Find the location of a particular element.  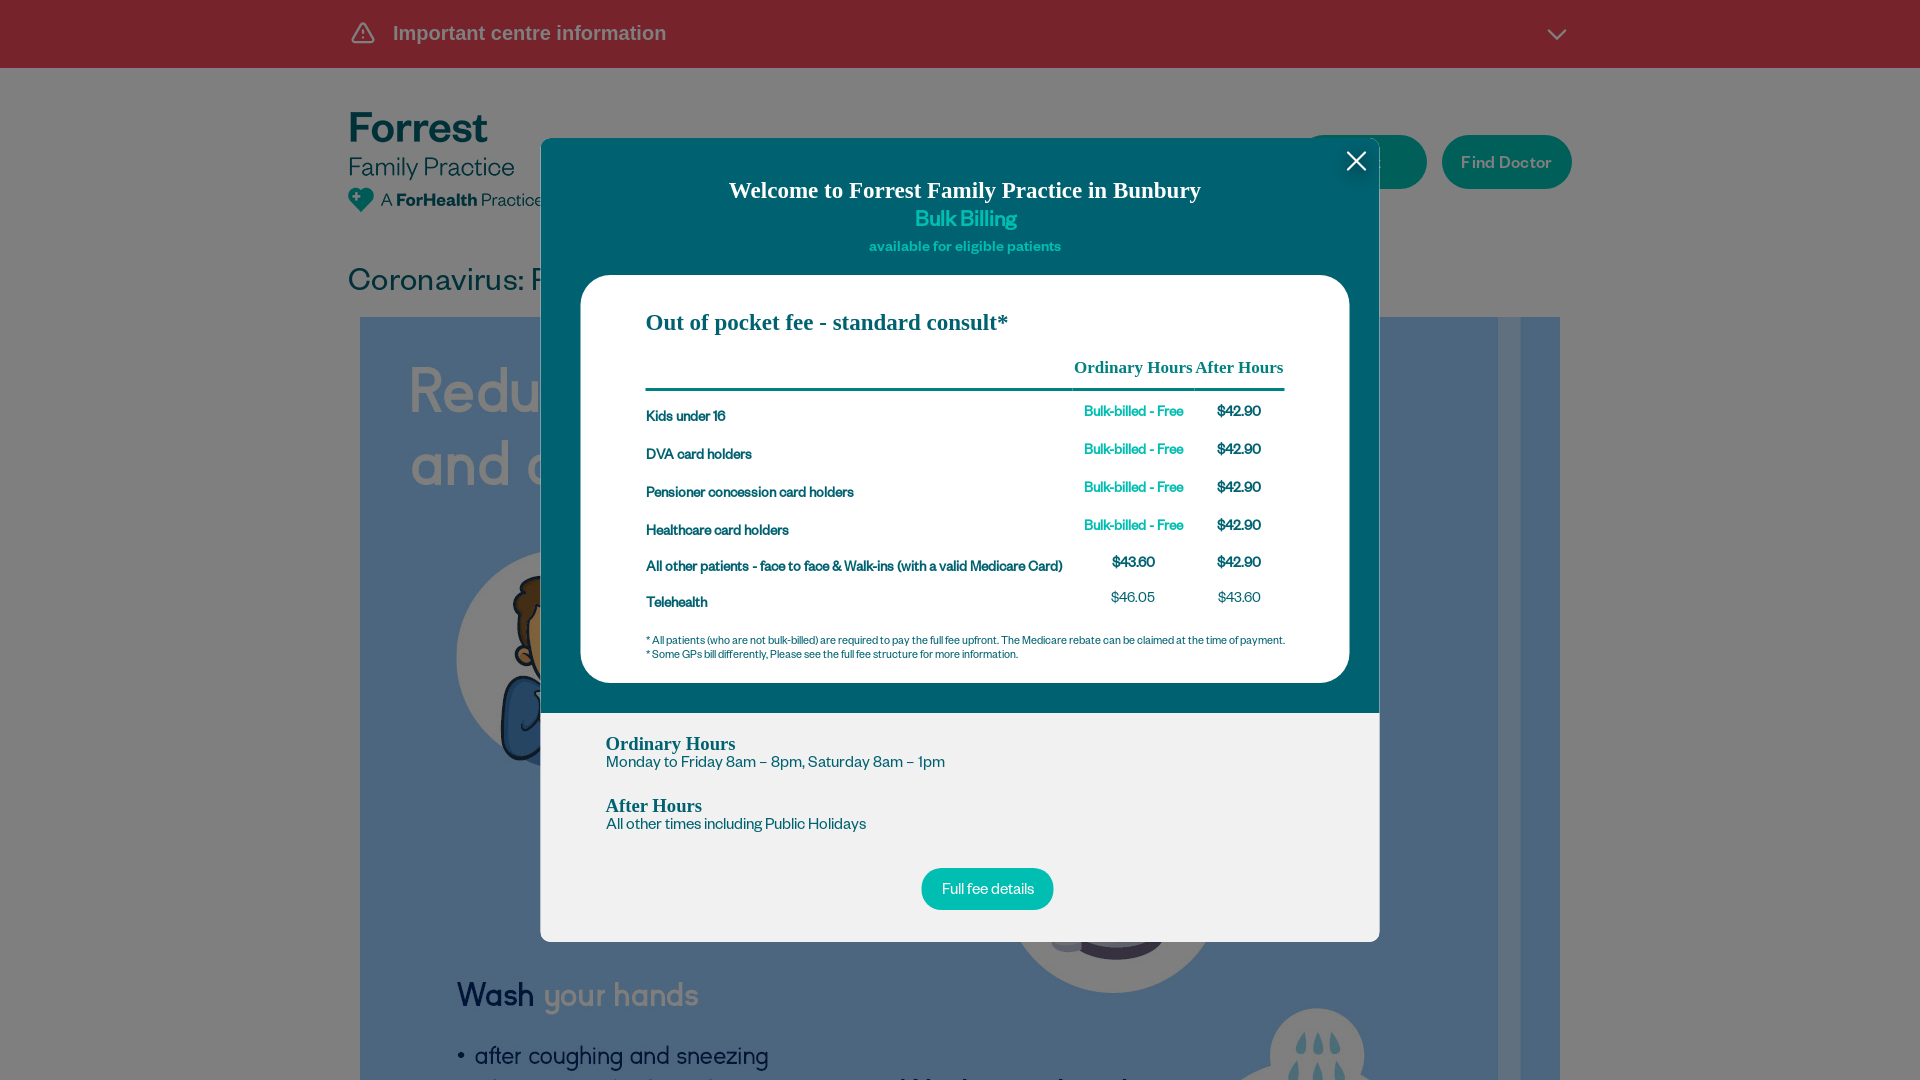

'Services' is located at coordinates (898, 164).